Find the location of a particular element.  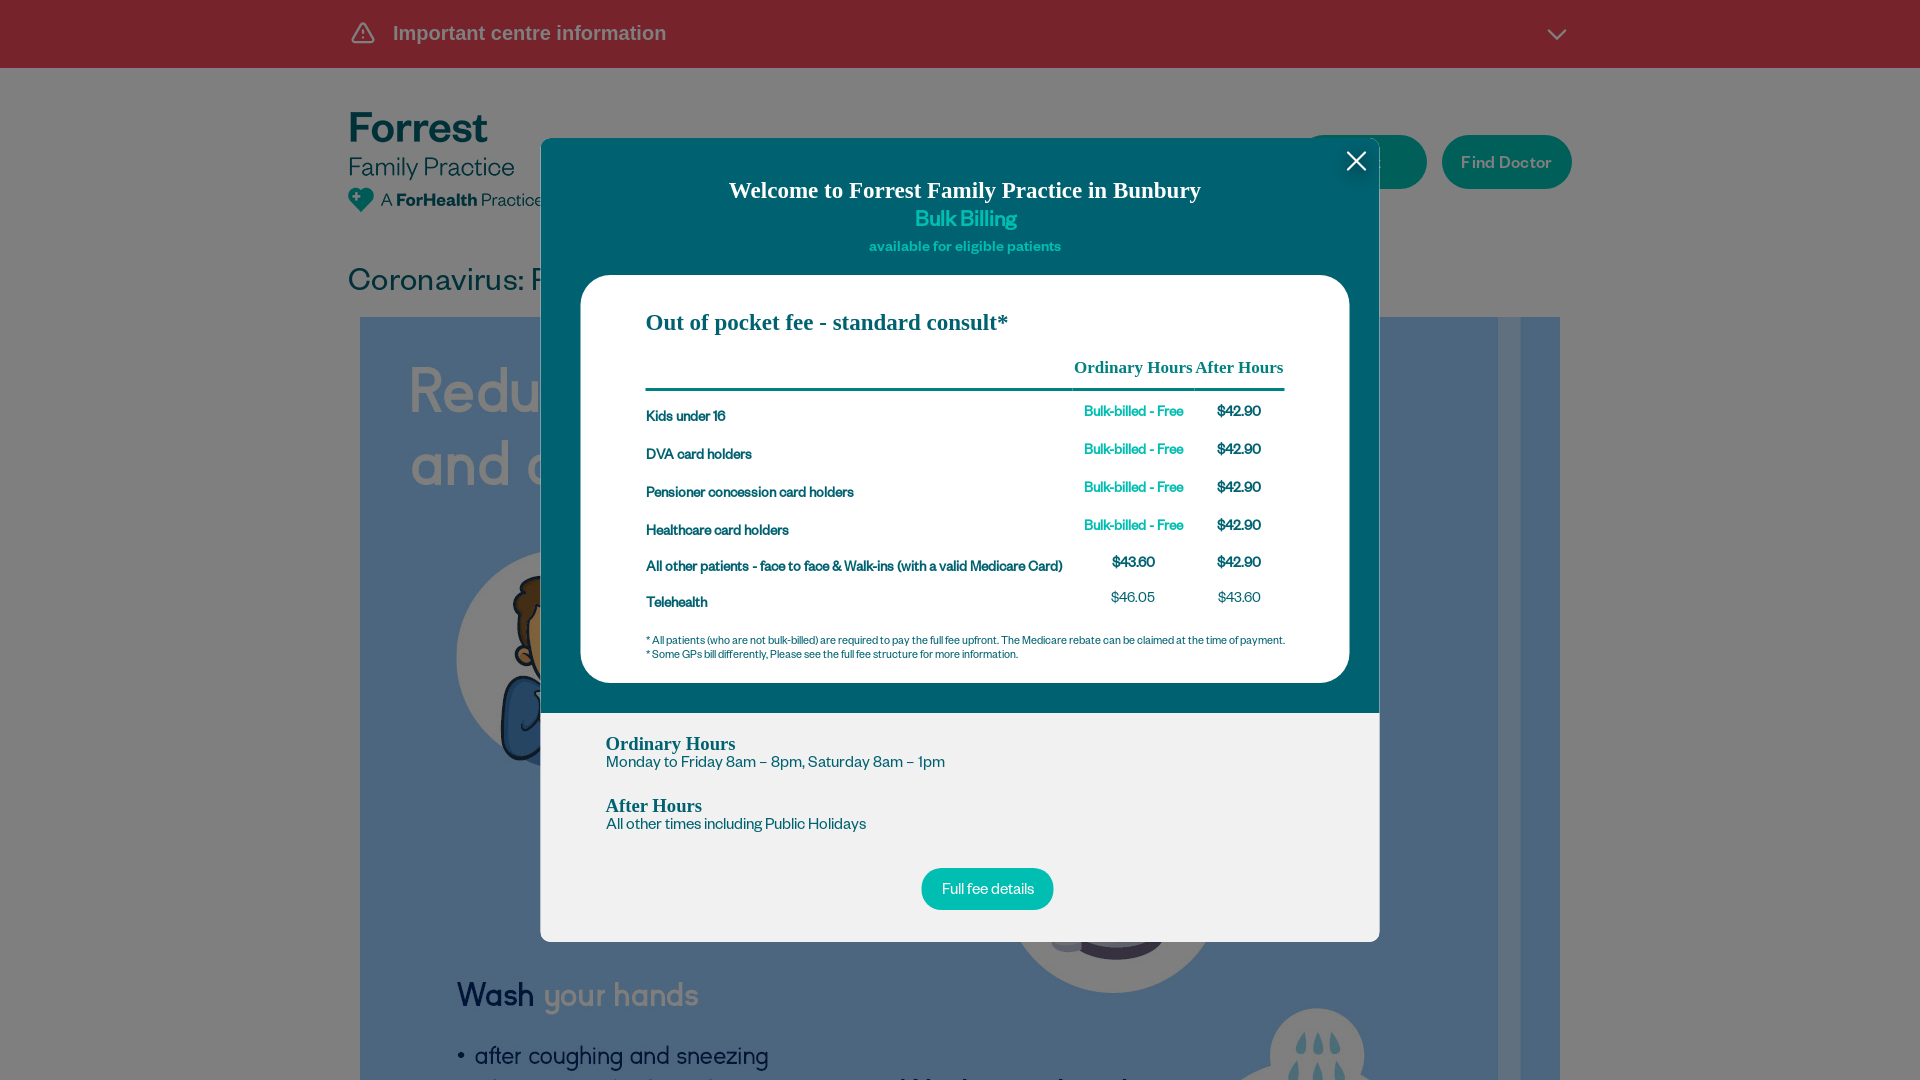

'Services' is located at coordinates (898, 164).